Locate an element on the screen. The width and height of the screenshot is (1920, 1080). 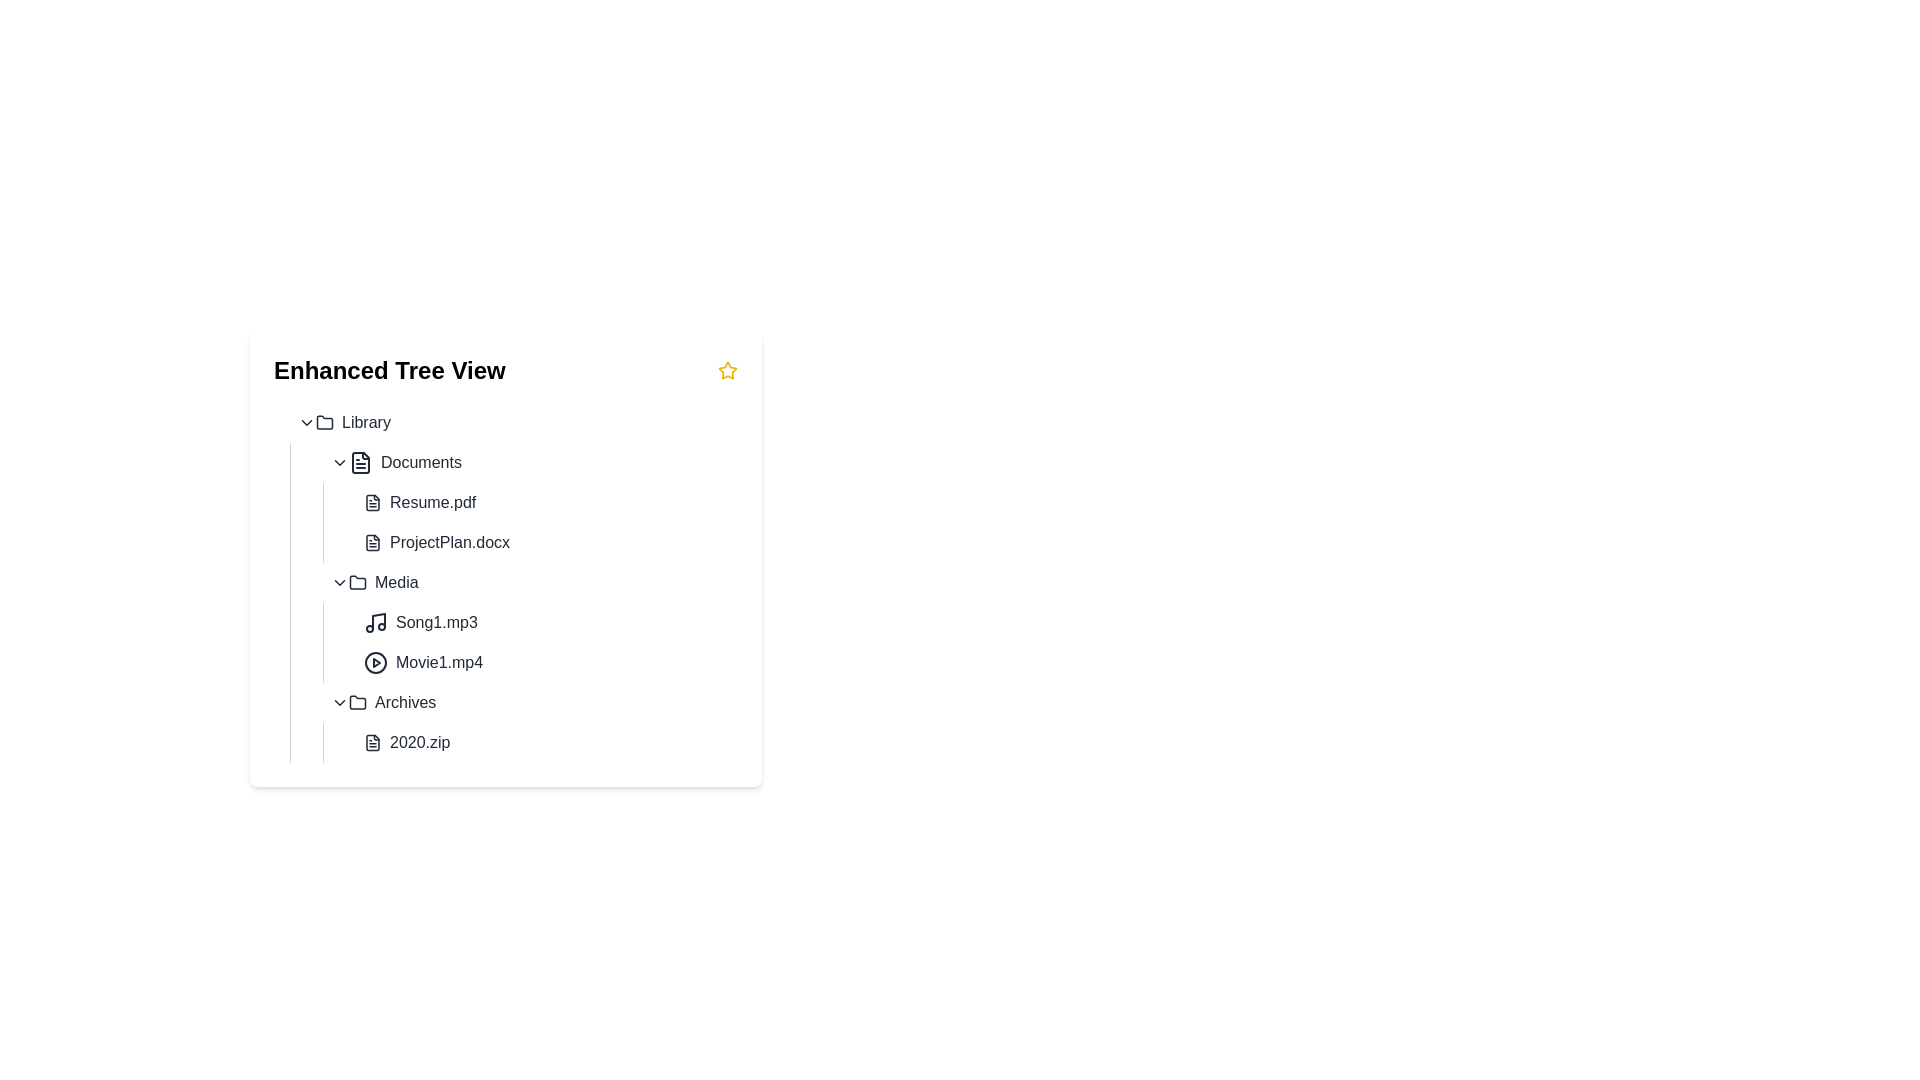
the text label that identifies the entry in the tree view as 'Library', which is positioned to the right of a folder icon is located at coordinates (366, 422).